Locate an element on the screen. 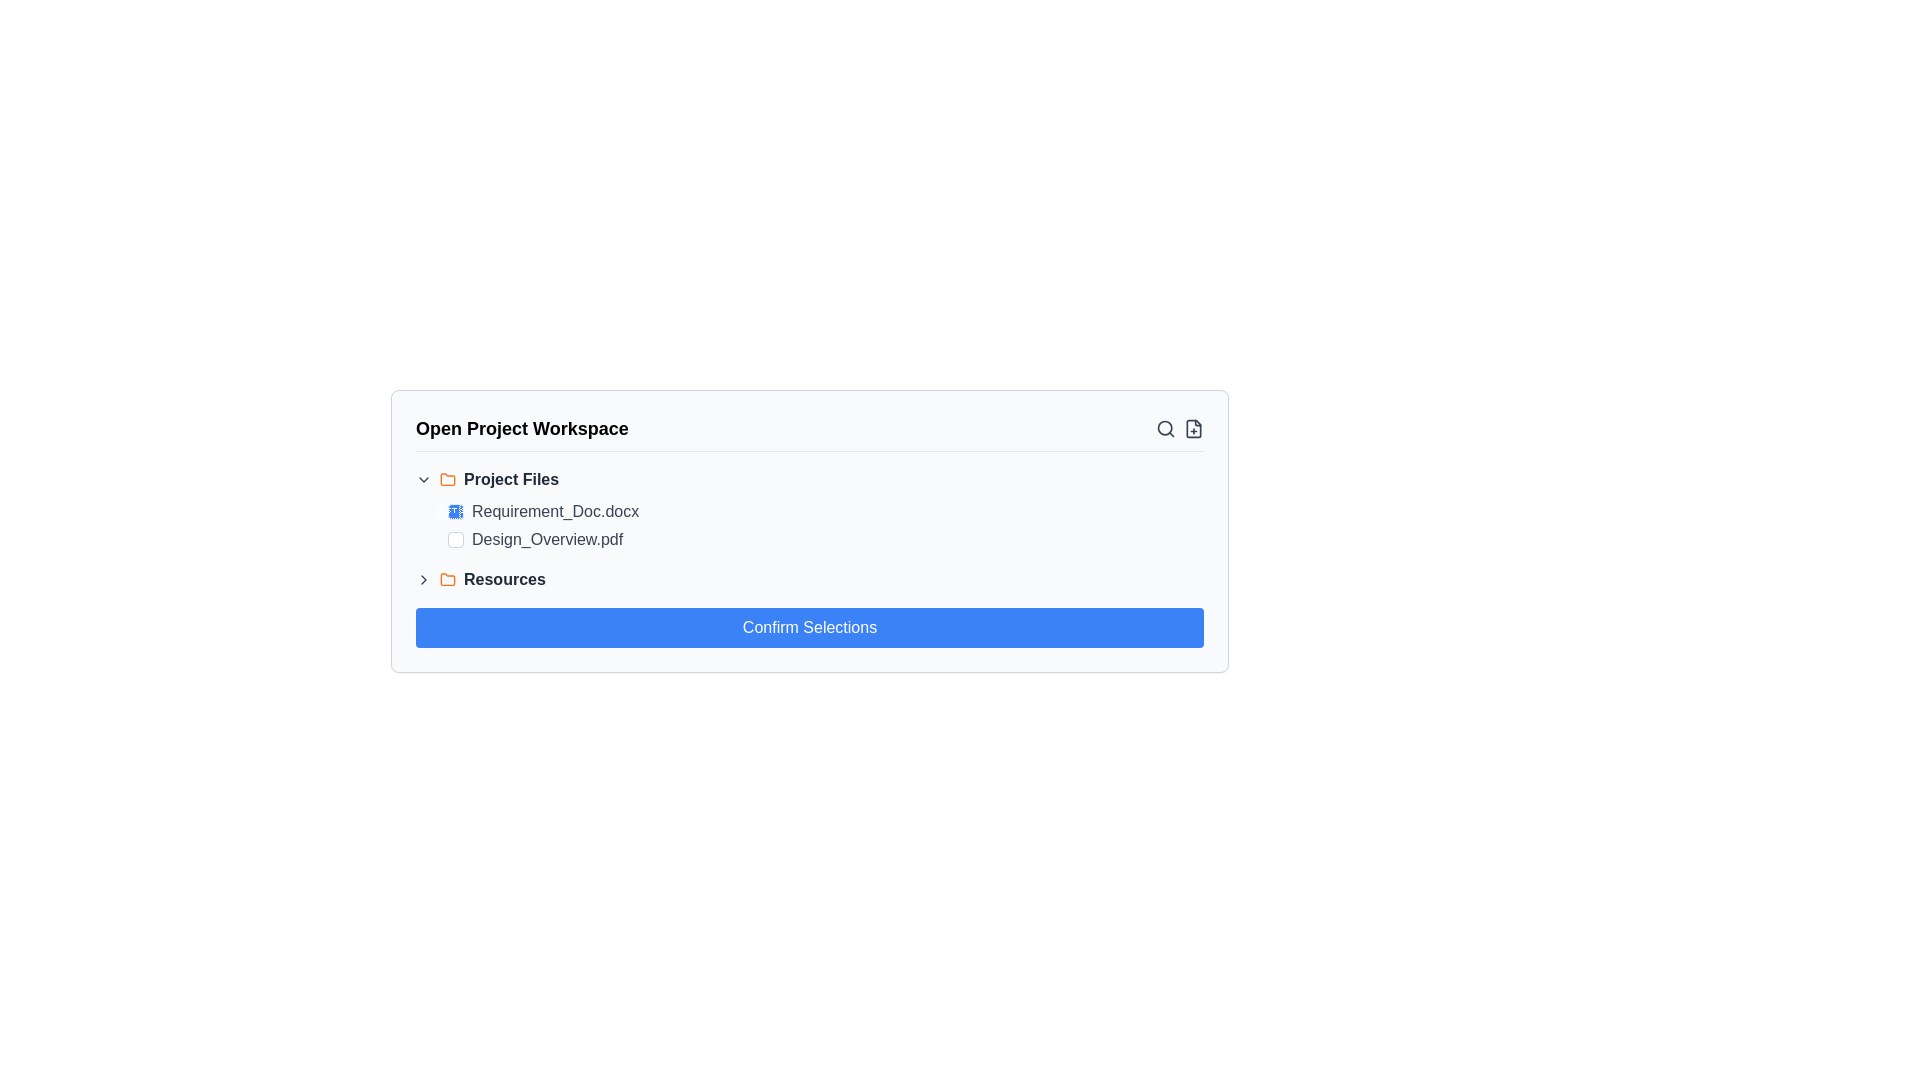 This screenshot has width=1920, height=1080. the small chevron icon pointing to the right, located immediately to the left of the label 'Resources' is located at coordinates (422, 579).